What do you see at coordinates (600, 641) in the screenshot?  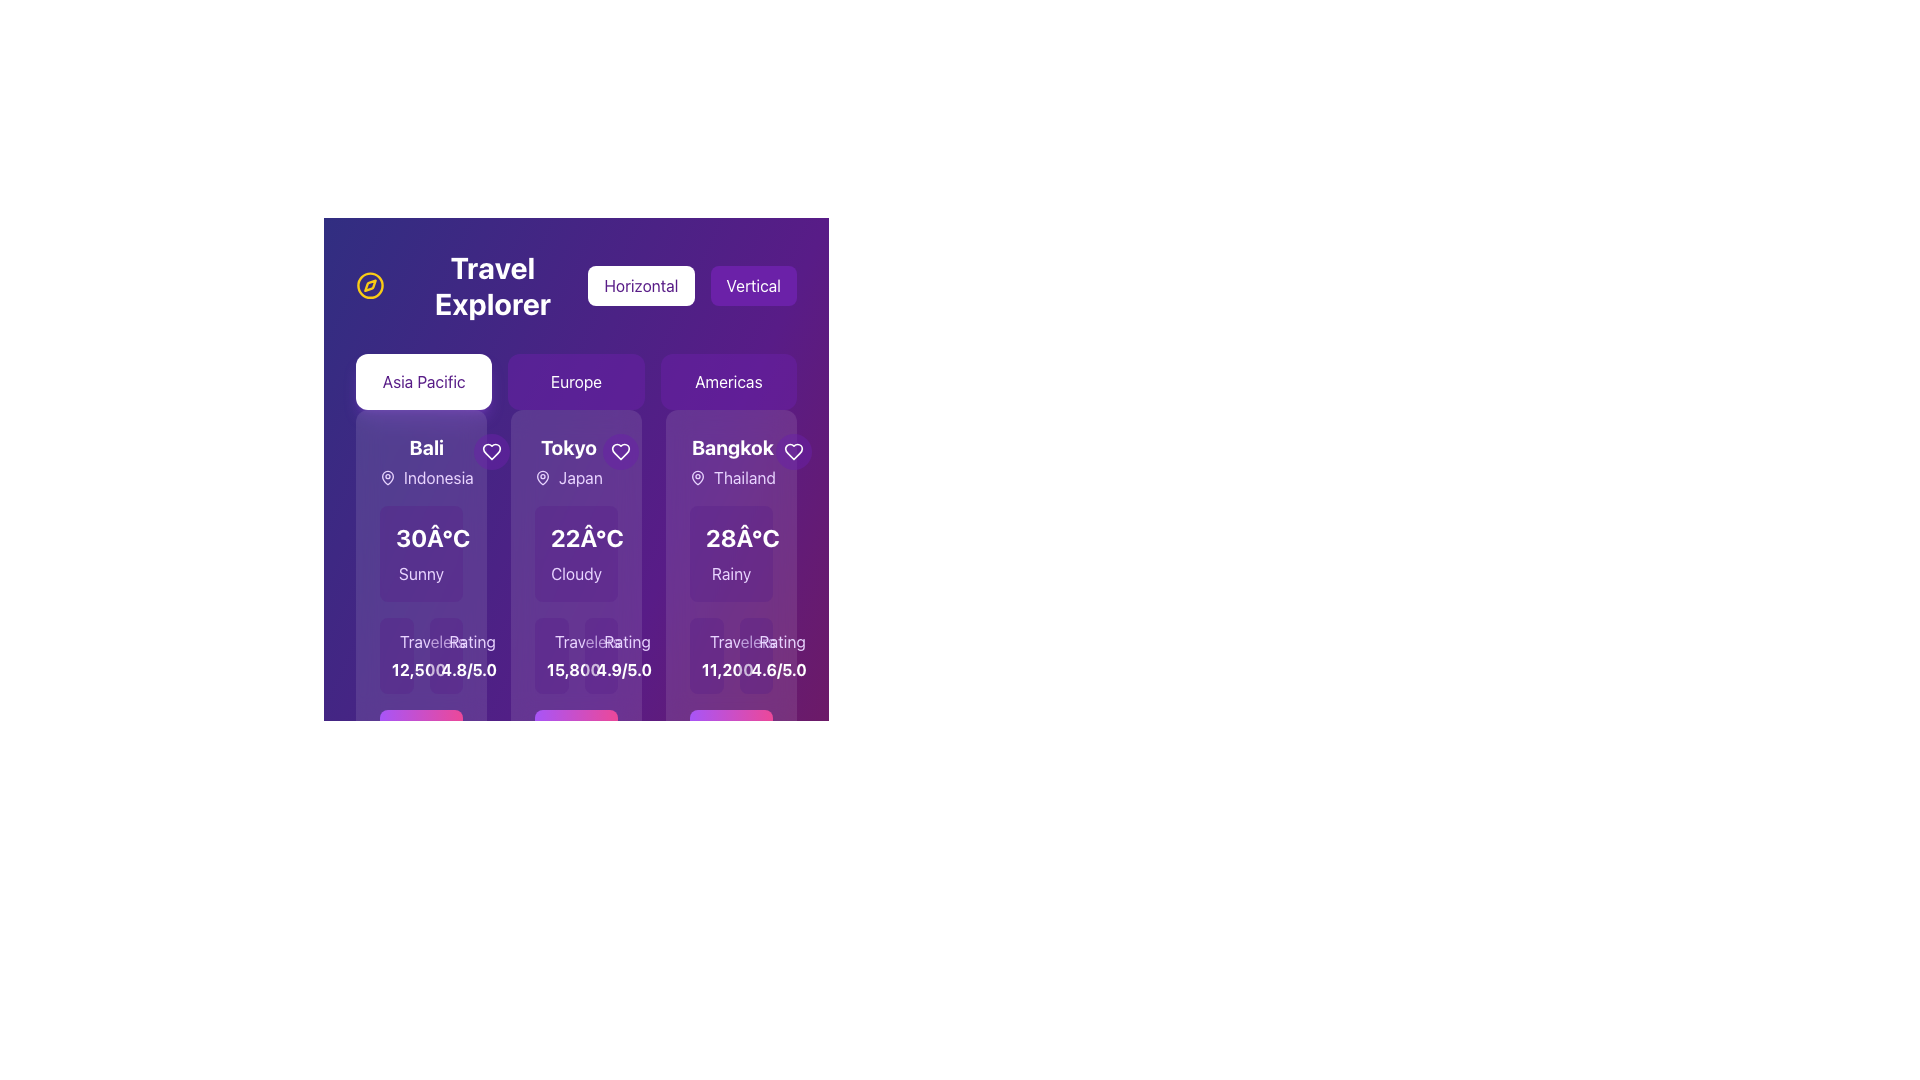 I see `the 'Rating' text label displayed in light purple color next to a small star icon within the 'Tokyo' travel card` at bounding box center [600, 641].